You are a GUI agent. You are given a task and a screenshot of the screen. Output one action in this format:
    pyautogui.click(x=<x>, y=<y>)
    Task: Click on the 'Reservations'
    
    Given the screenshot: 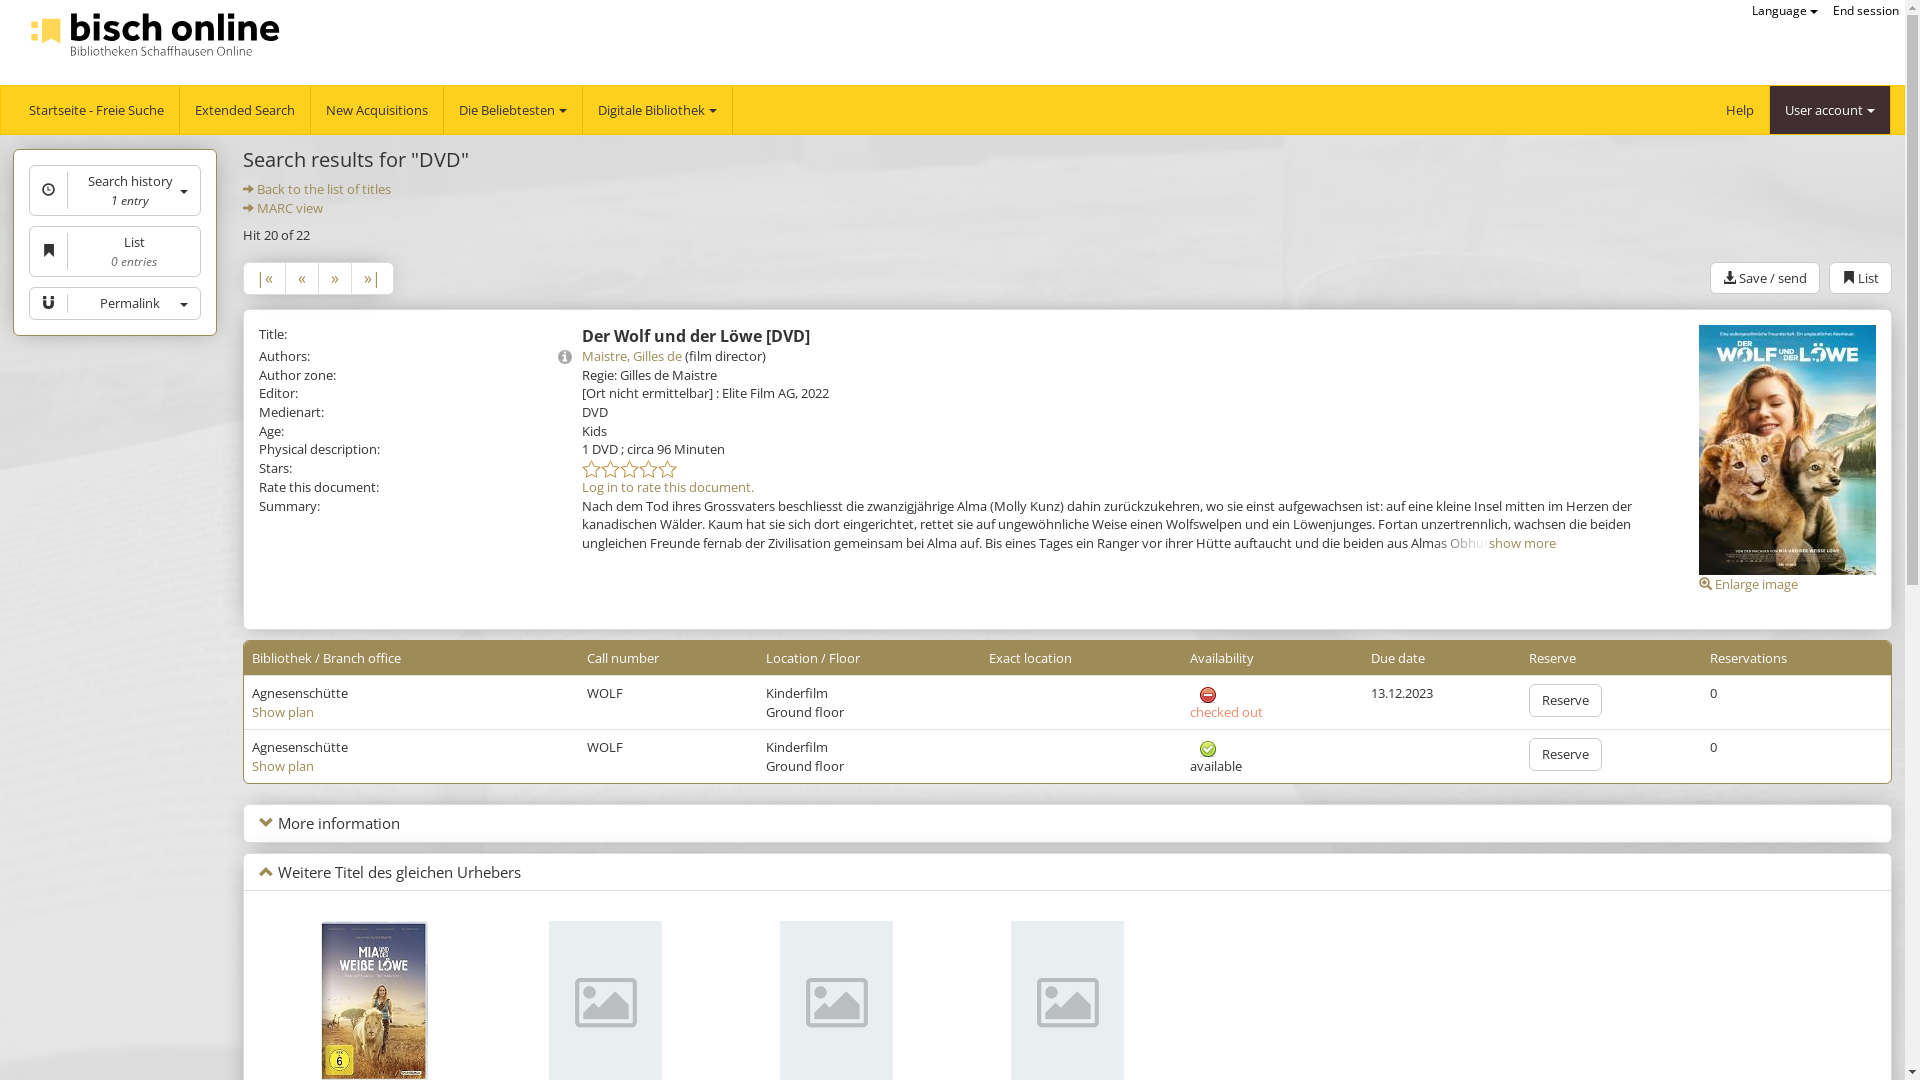 What is the action you would take?
    pyautogui.click(x=1747, y=658)
    